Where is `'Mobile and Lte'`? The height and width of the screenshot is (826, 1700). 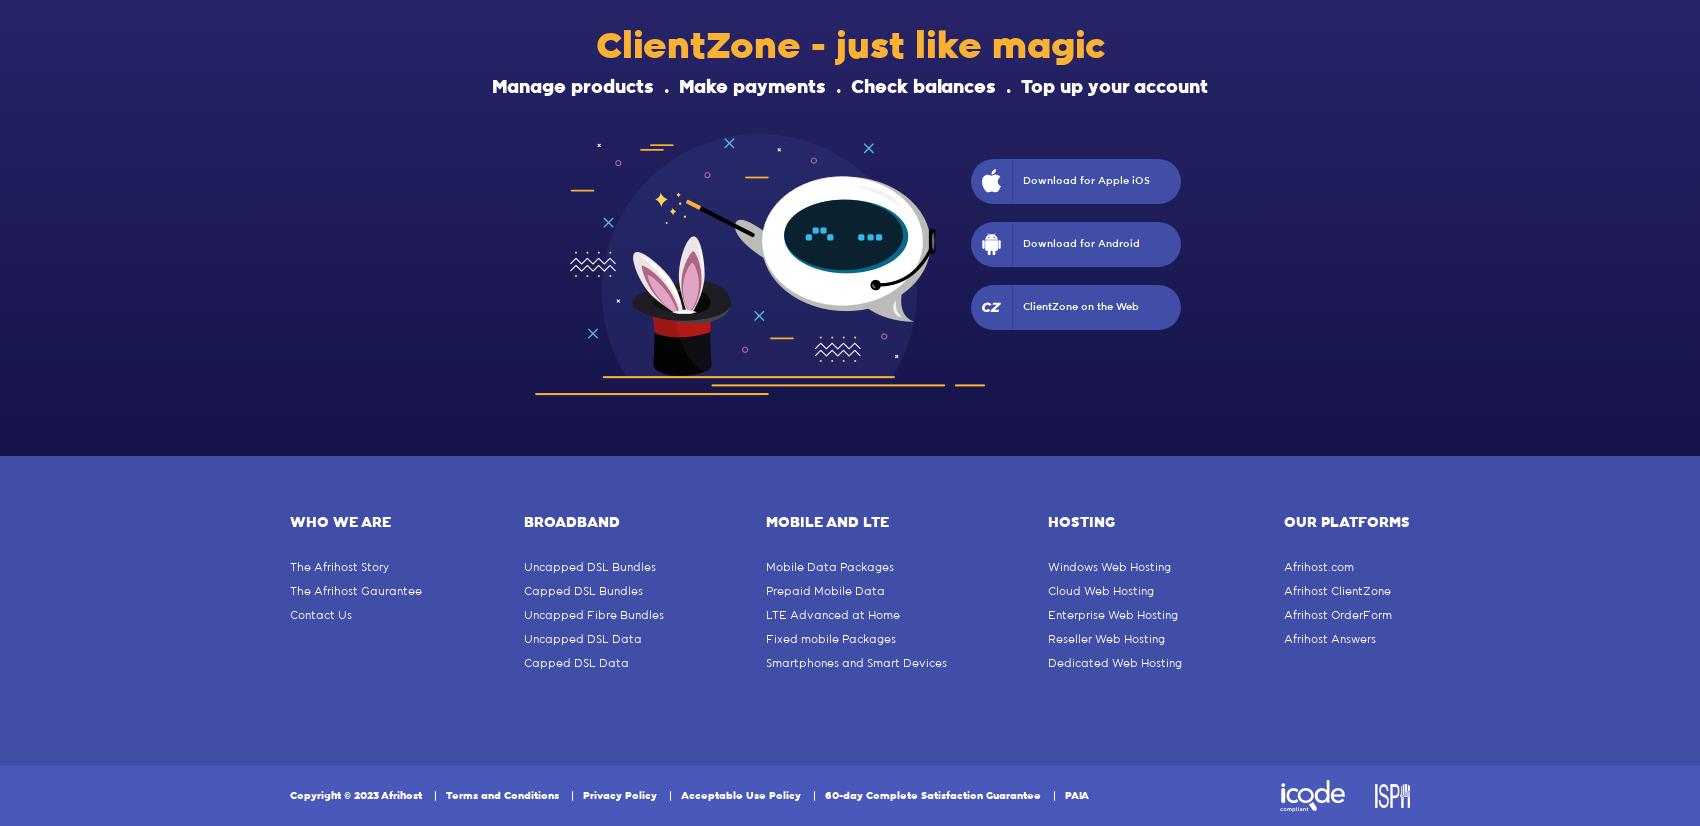
'Mobile and Lte' is located at coordinates (825, 522).